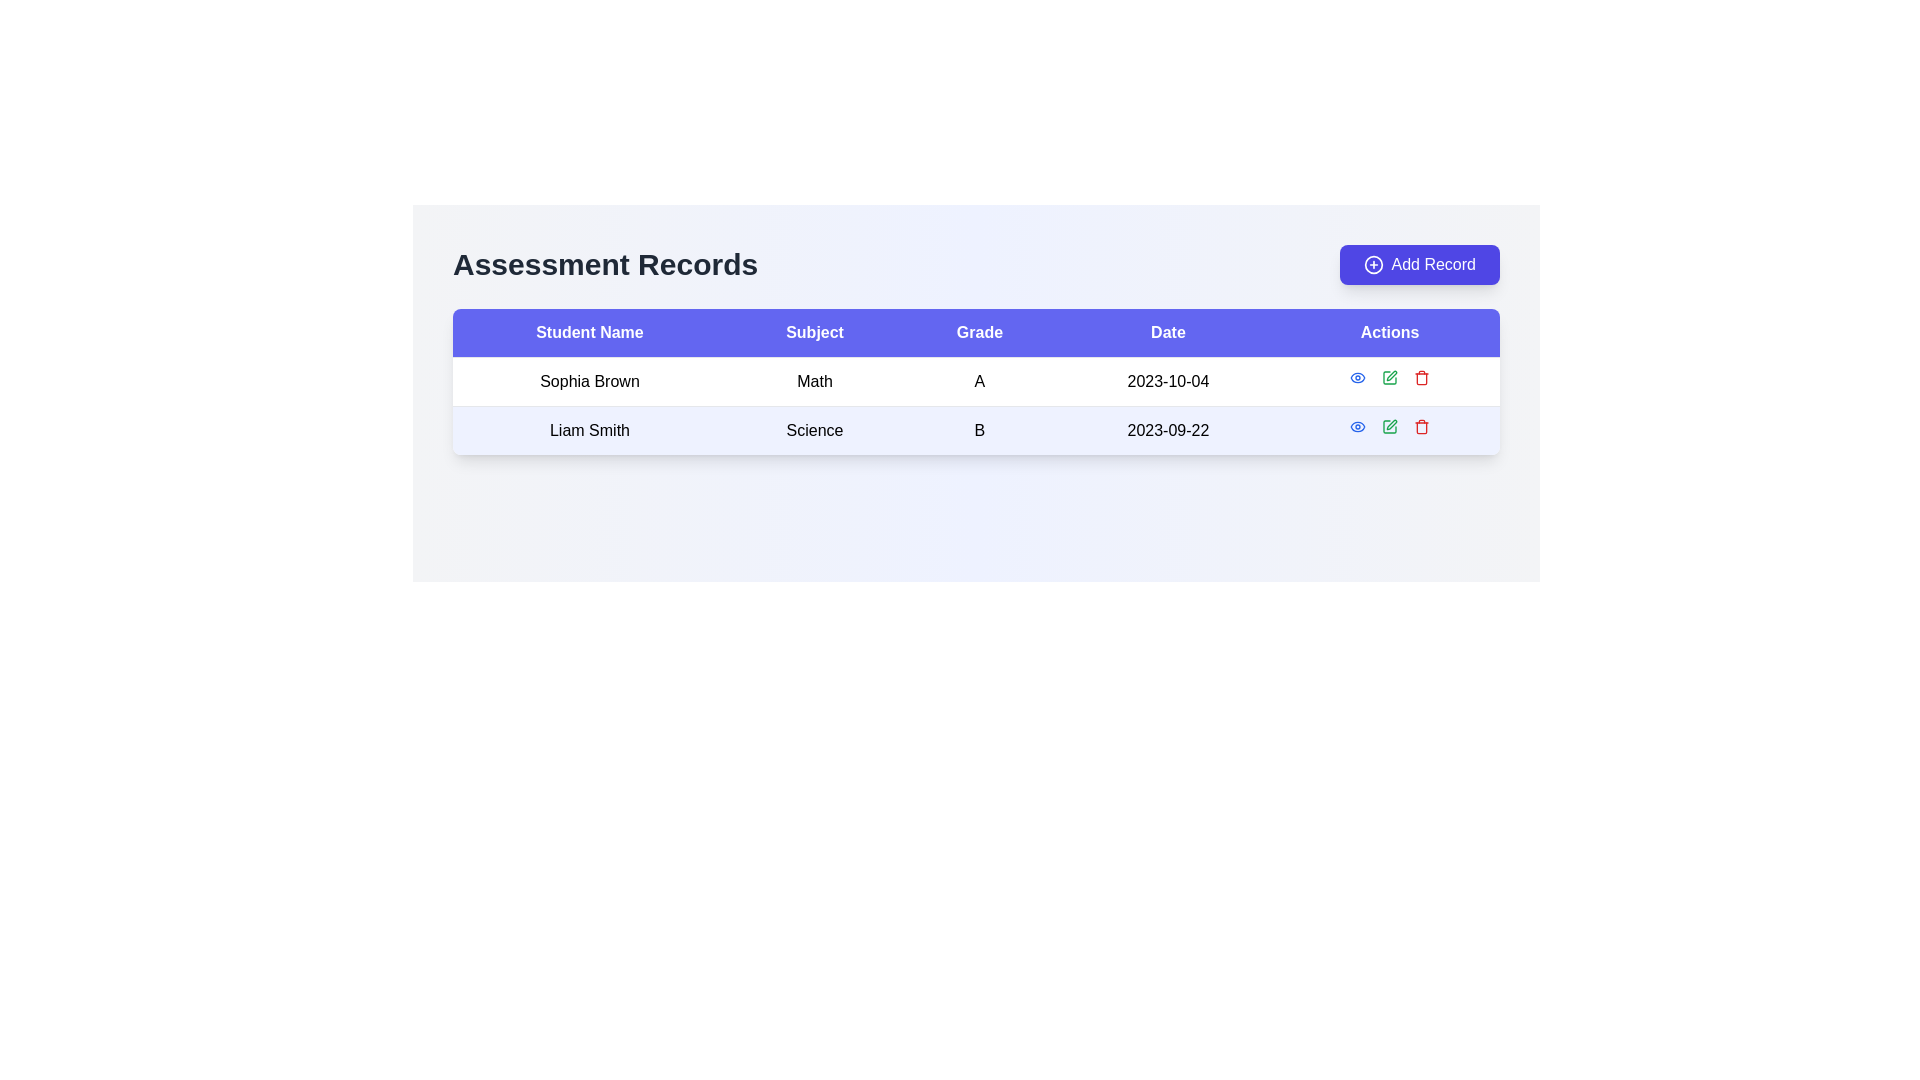 The width and height of the screenshot is (1920, 1080). Describe the element at coordinates (1372, 264) in the screenshot. I see `the circular icon with a plus sign inside, which is positioned to the right of the 'Add Record' button` at that location.